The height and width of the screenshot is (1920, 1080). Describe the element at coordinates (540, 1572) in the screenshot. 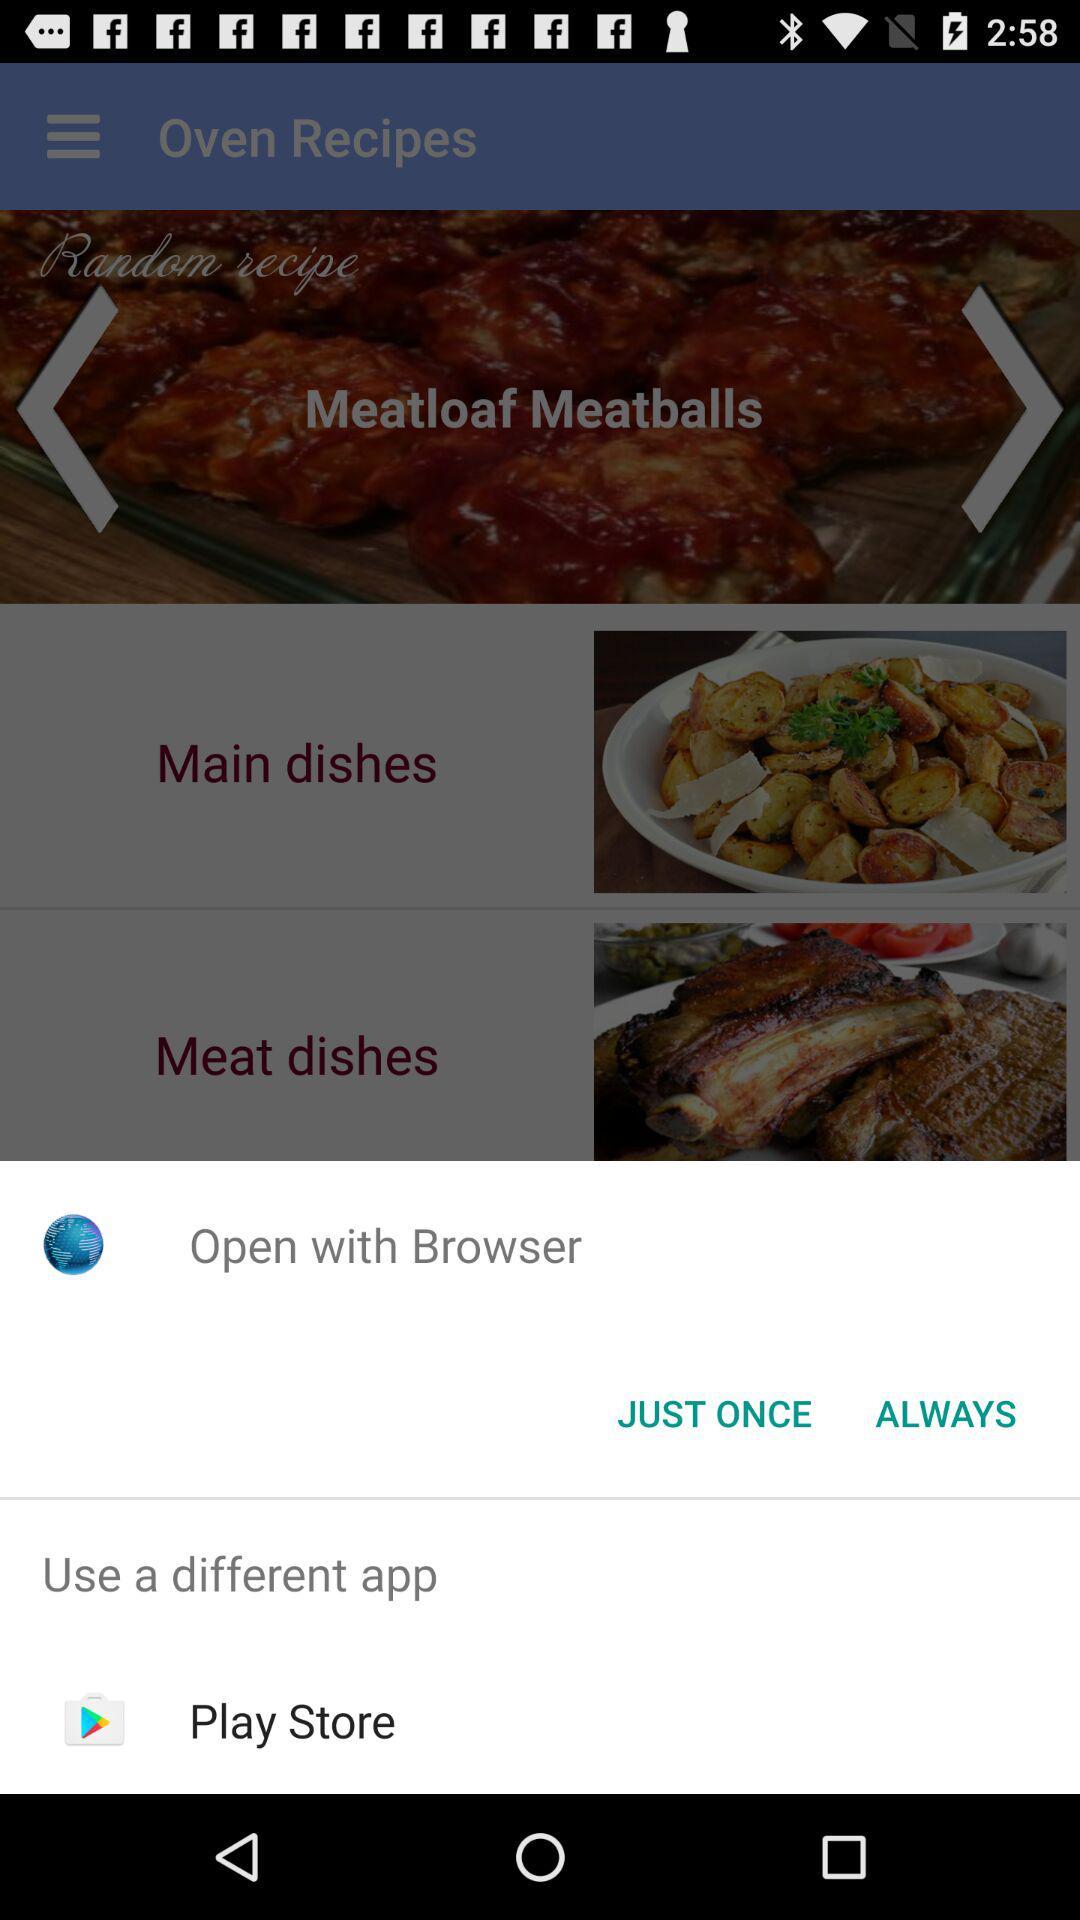

I see `app above the play store` at that location.